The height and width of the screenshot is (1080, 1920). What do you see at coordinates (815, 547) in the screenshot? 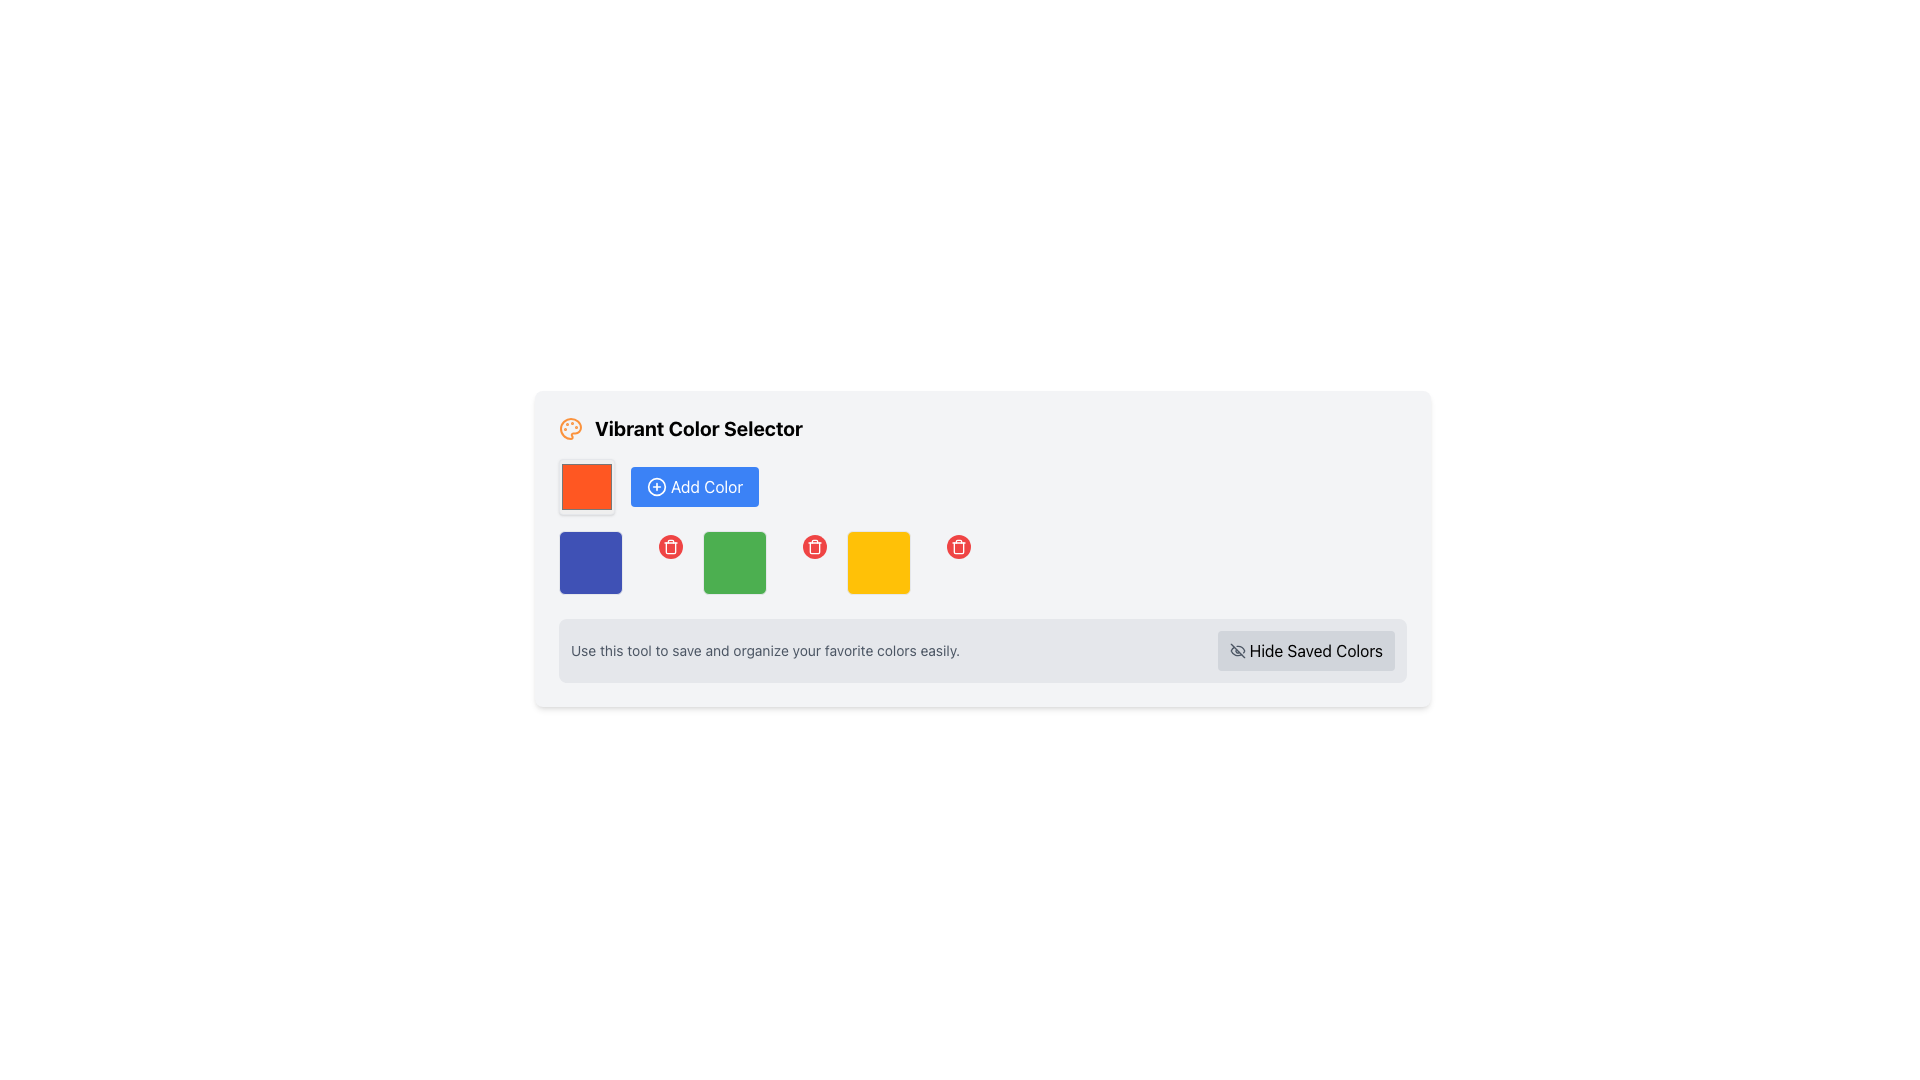
I see `the trash icon button with a red circular background` at bounding box center [815, 547].